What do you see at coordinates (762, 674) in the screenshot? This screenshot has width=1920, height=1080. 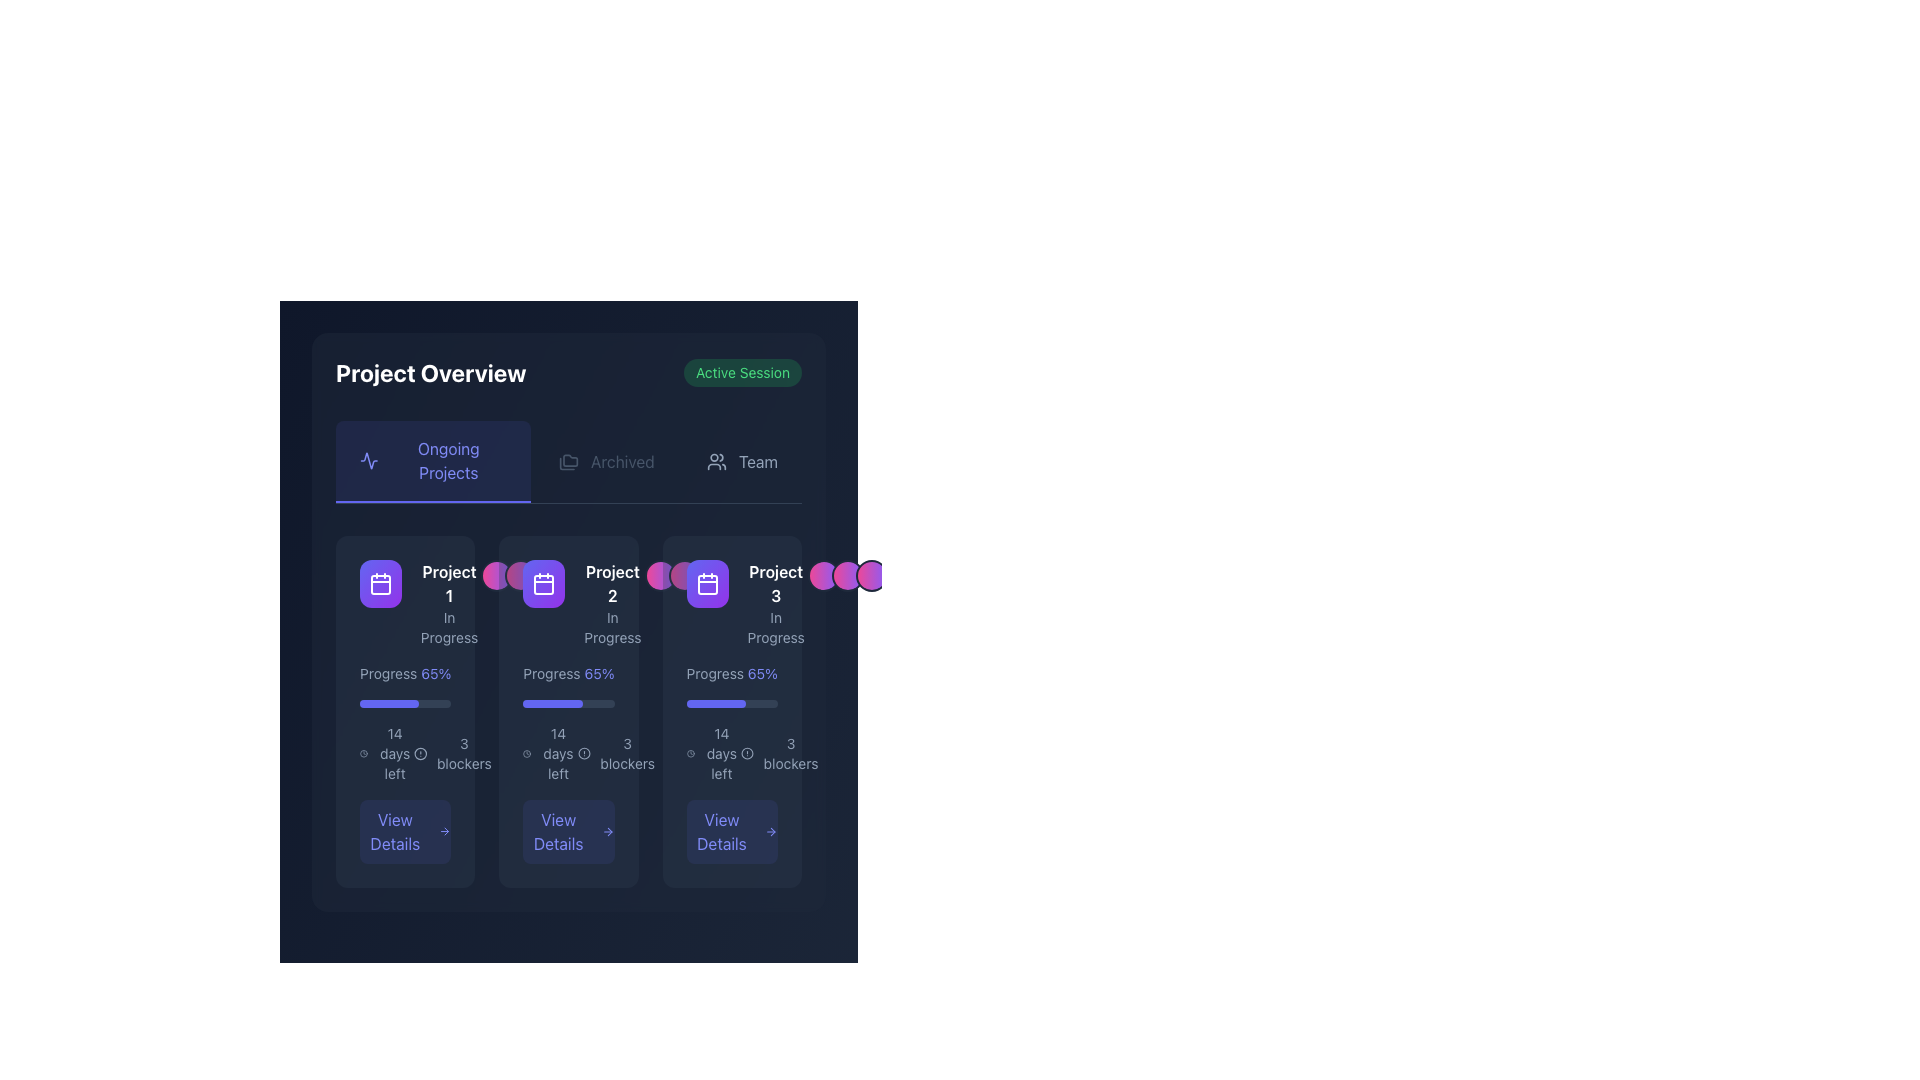 I see `the text field displaying '65%' in light indigo color, located in the 'Progress' section of 'Project 3' on the dashboard` at bounding box center [762, 674].